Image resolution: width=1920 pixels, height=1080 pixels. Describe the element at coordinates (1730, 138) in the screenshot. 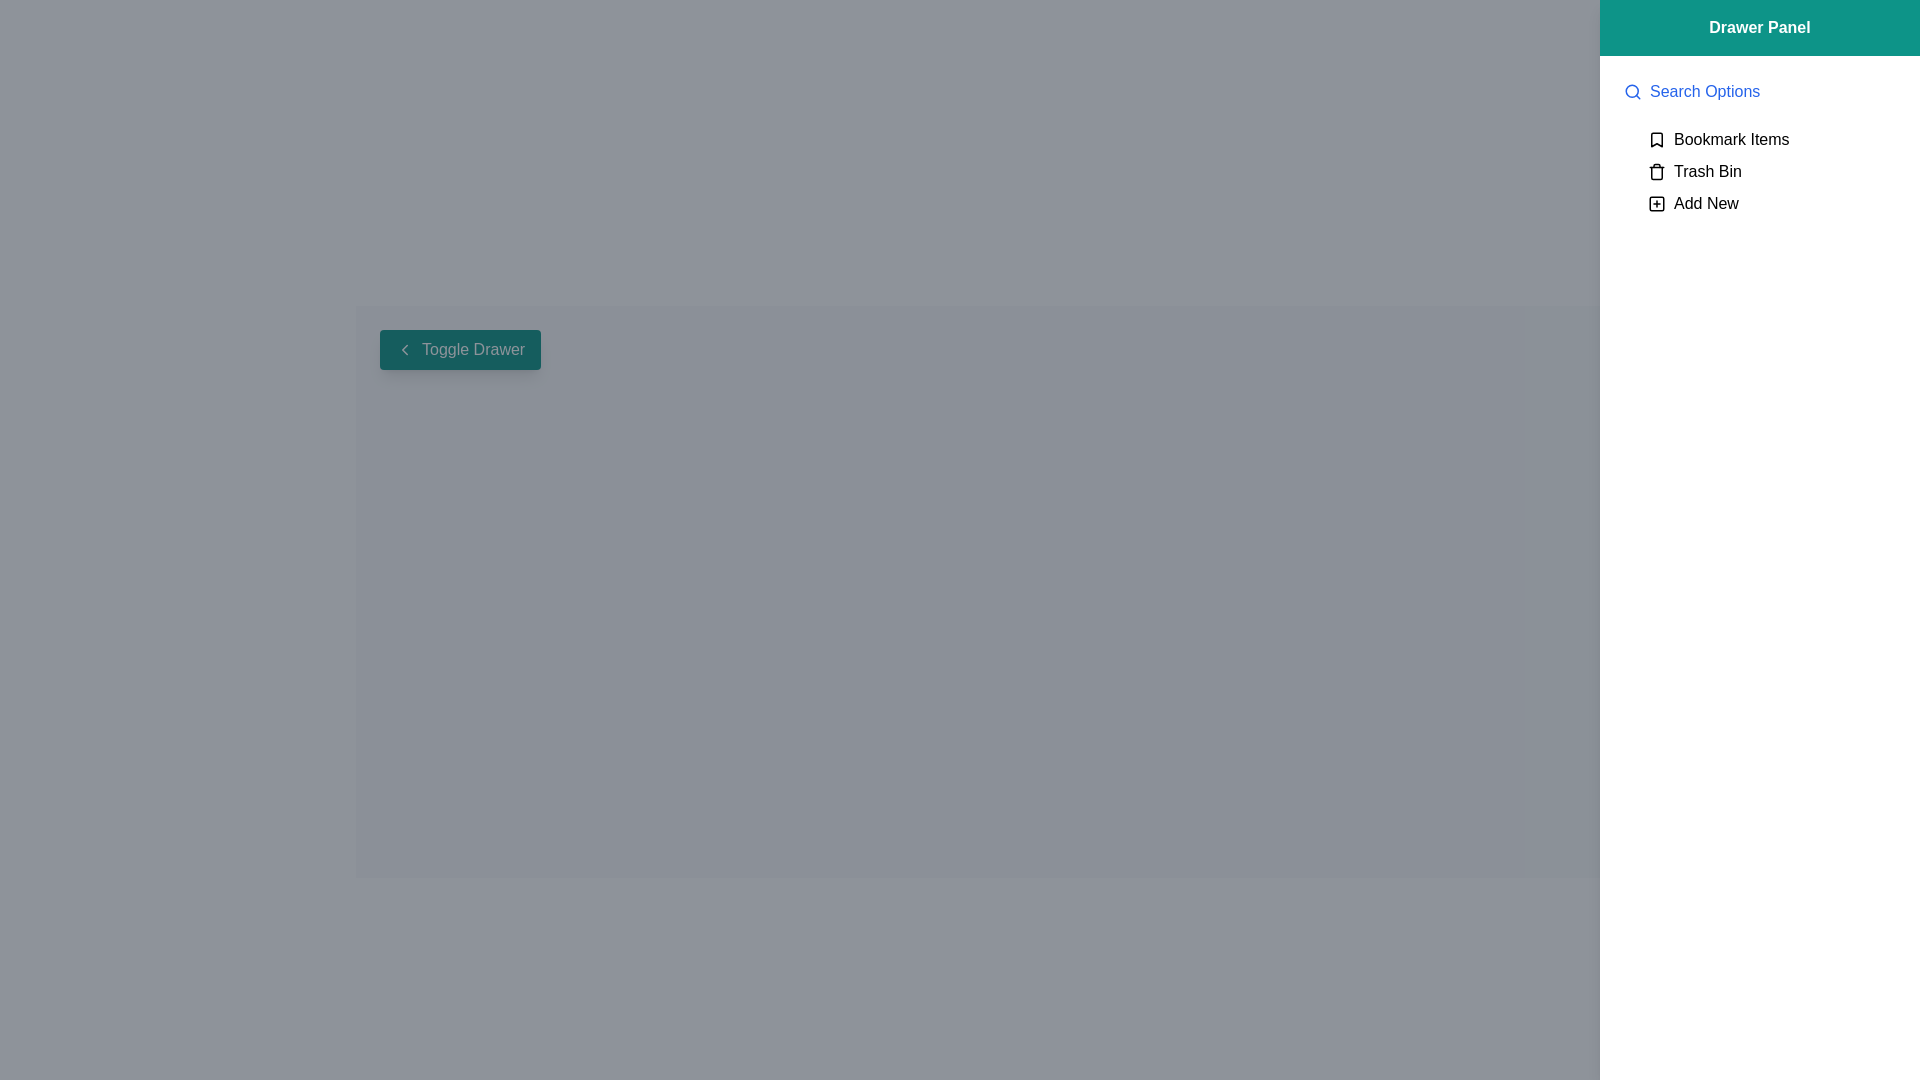

I see `the Text Label indicating bookmarked items located in the top-right drawer panel, which is the first item in the vertical list of options` at that location.